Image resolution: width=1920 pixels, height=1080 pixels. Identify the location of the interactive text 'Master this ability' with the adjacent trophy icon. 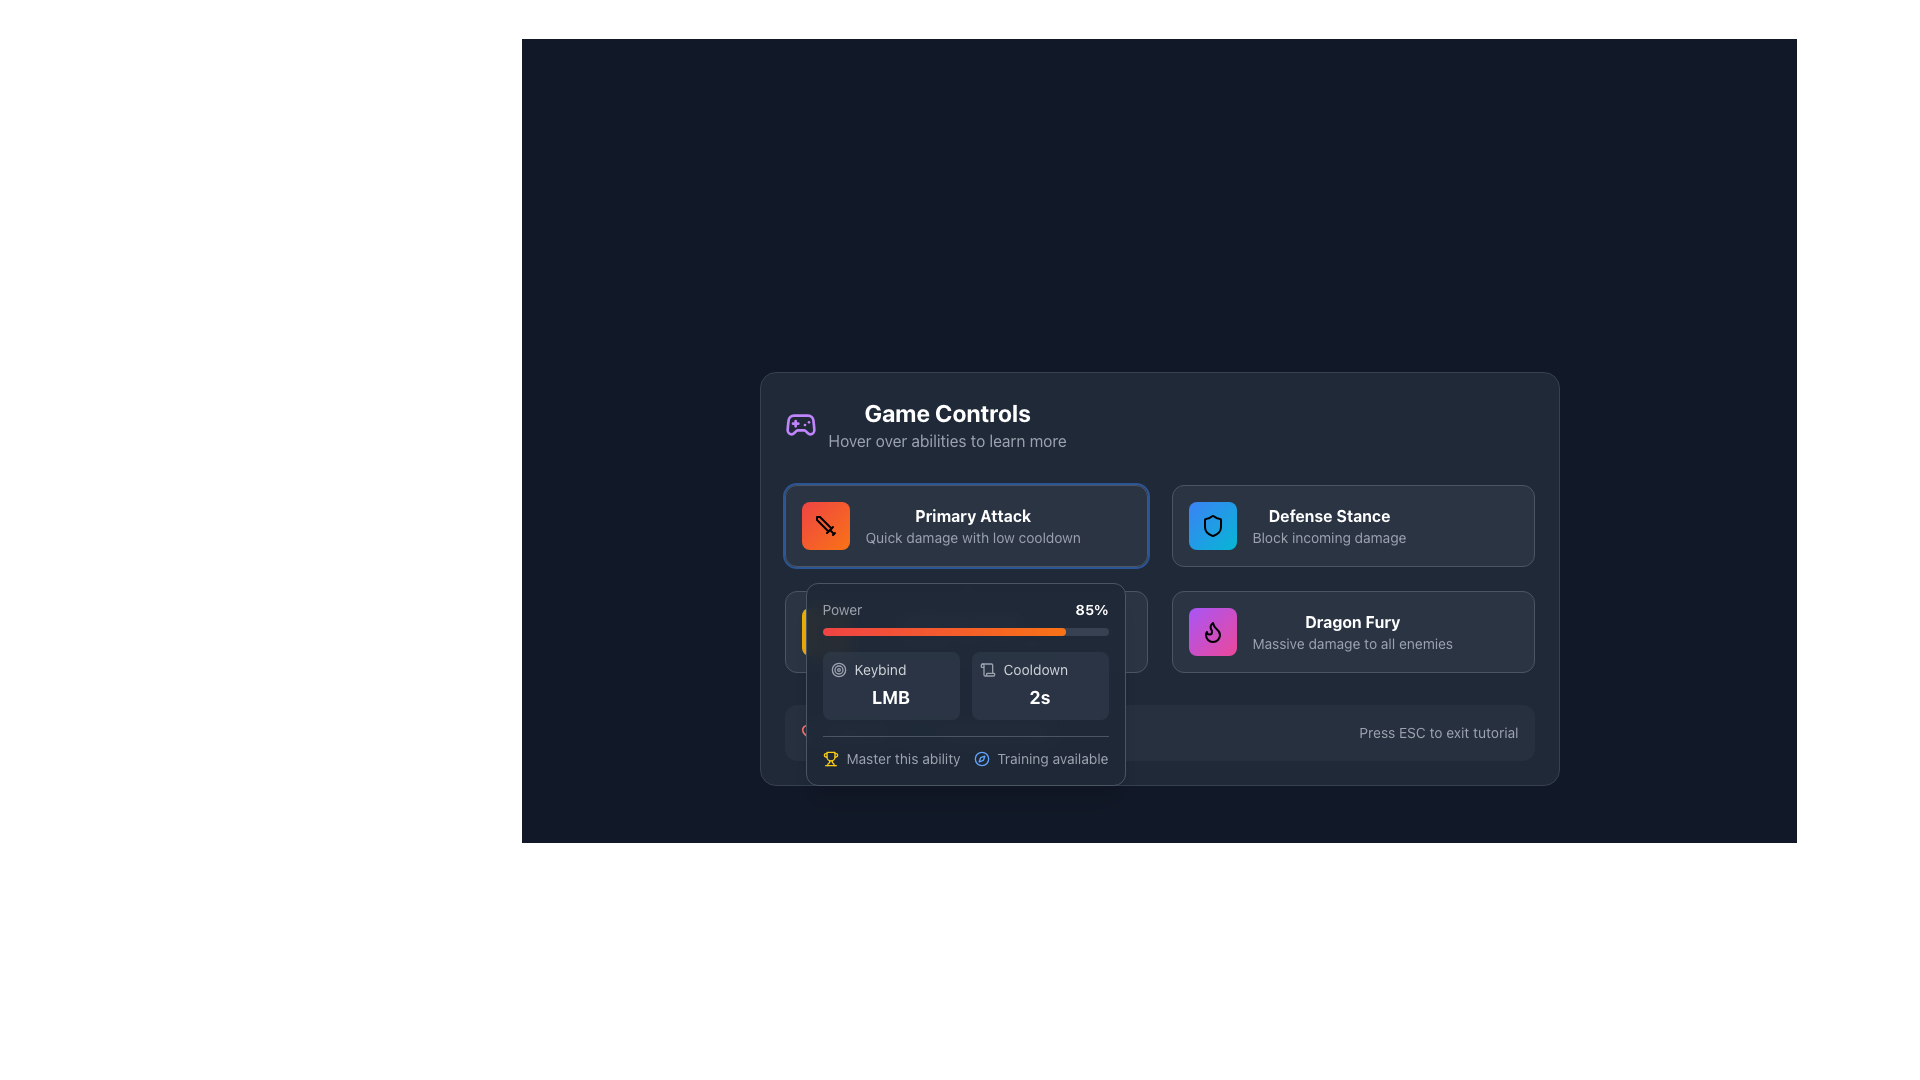
(891, 759).